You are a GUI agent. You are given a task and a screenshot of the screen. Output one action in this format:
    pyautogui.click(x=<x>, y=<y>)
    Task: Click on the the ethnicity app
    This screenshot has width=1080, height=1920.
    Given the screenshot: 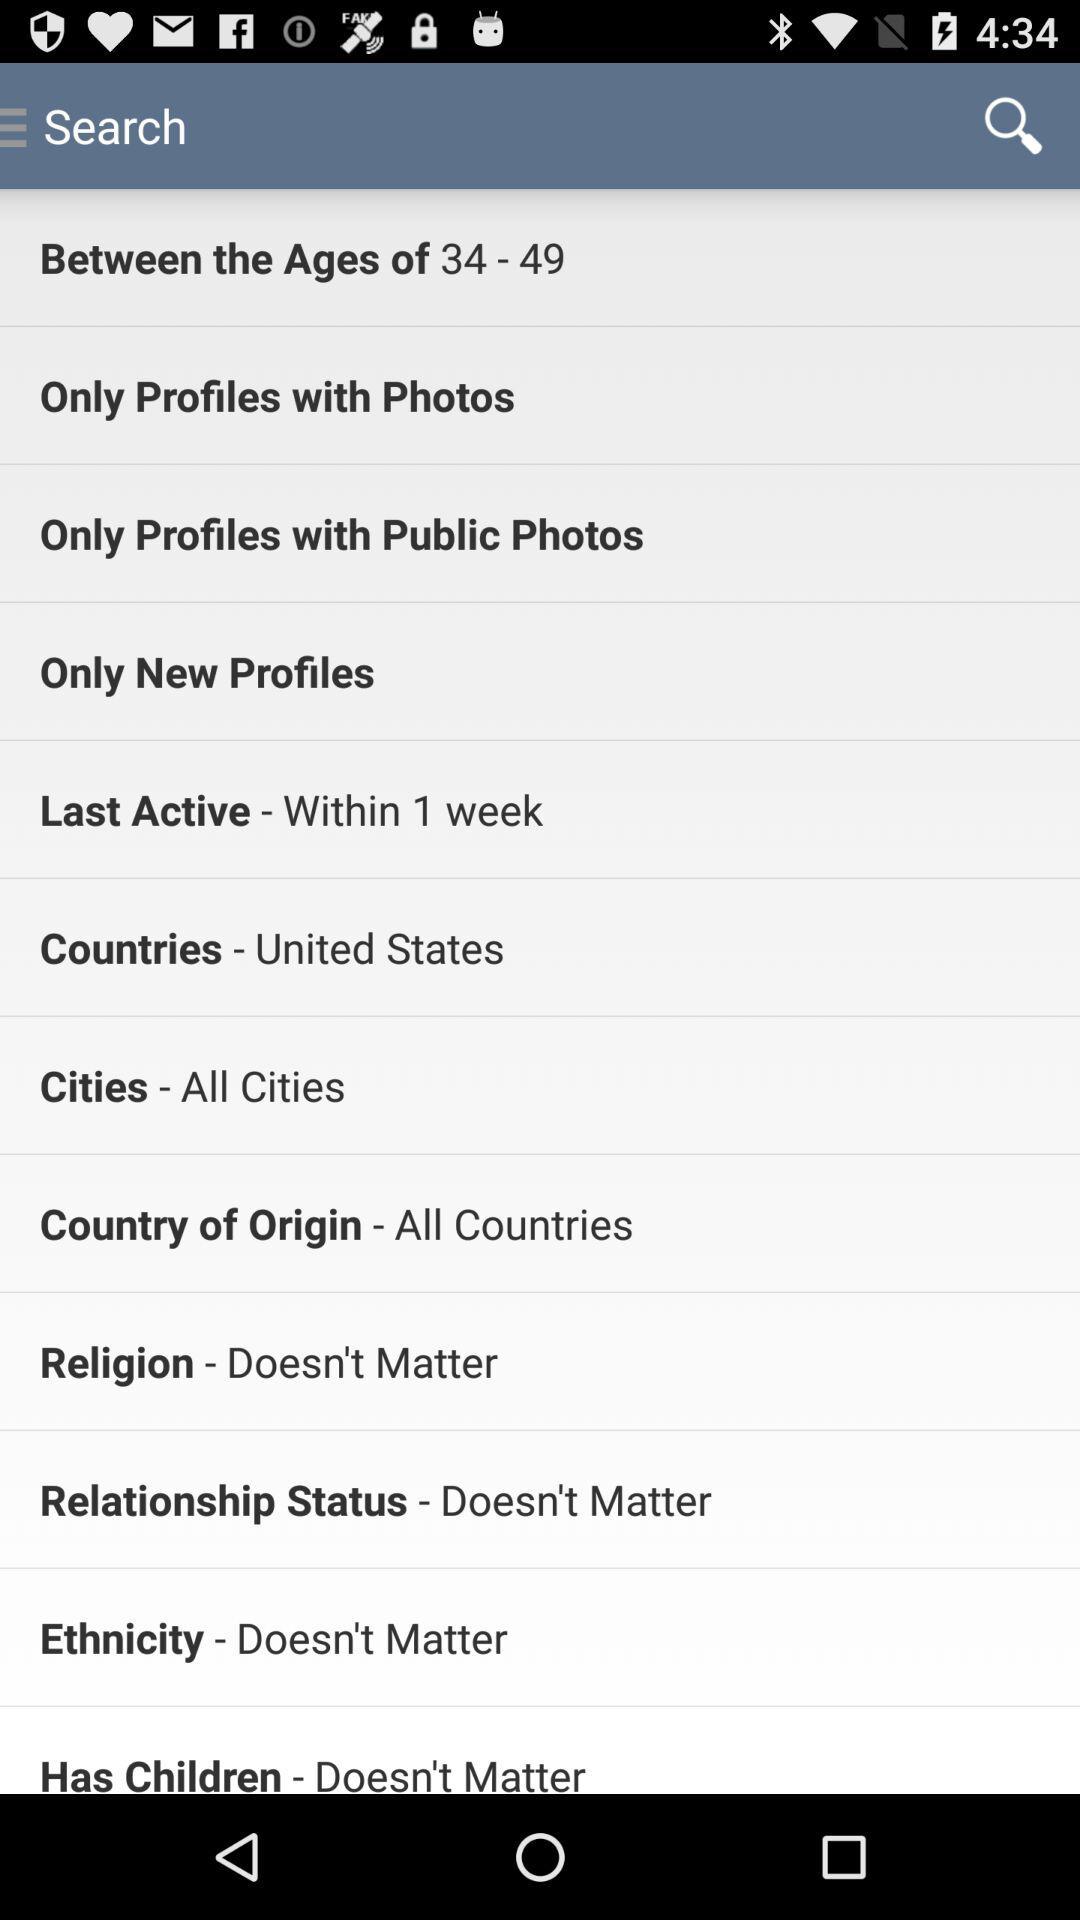 What is the action you would take?
    pyautogui.click(x=121, y=1637)
    